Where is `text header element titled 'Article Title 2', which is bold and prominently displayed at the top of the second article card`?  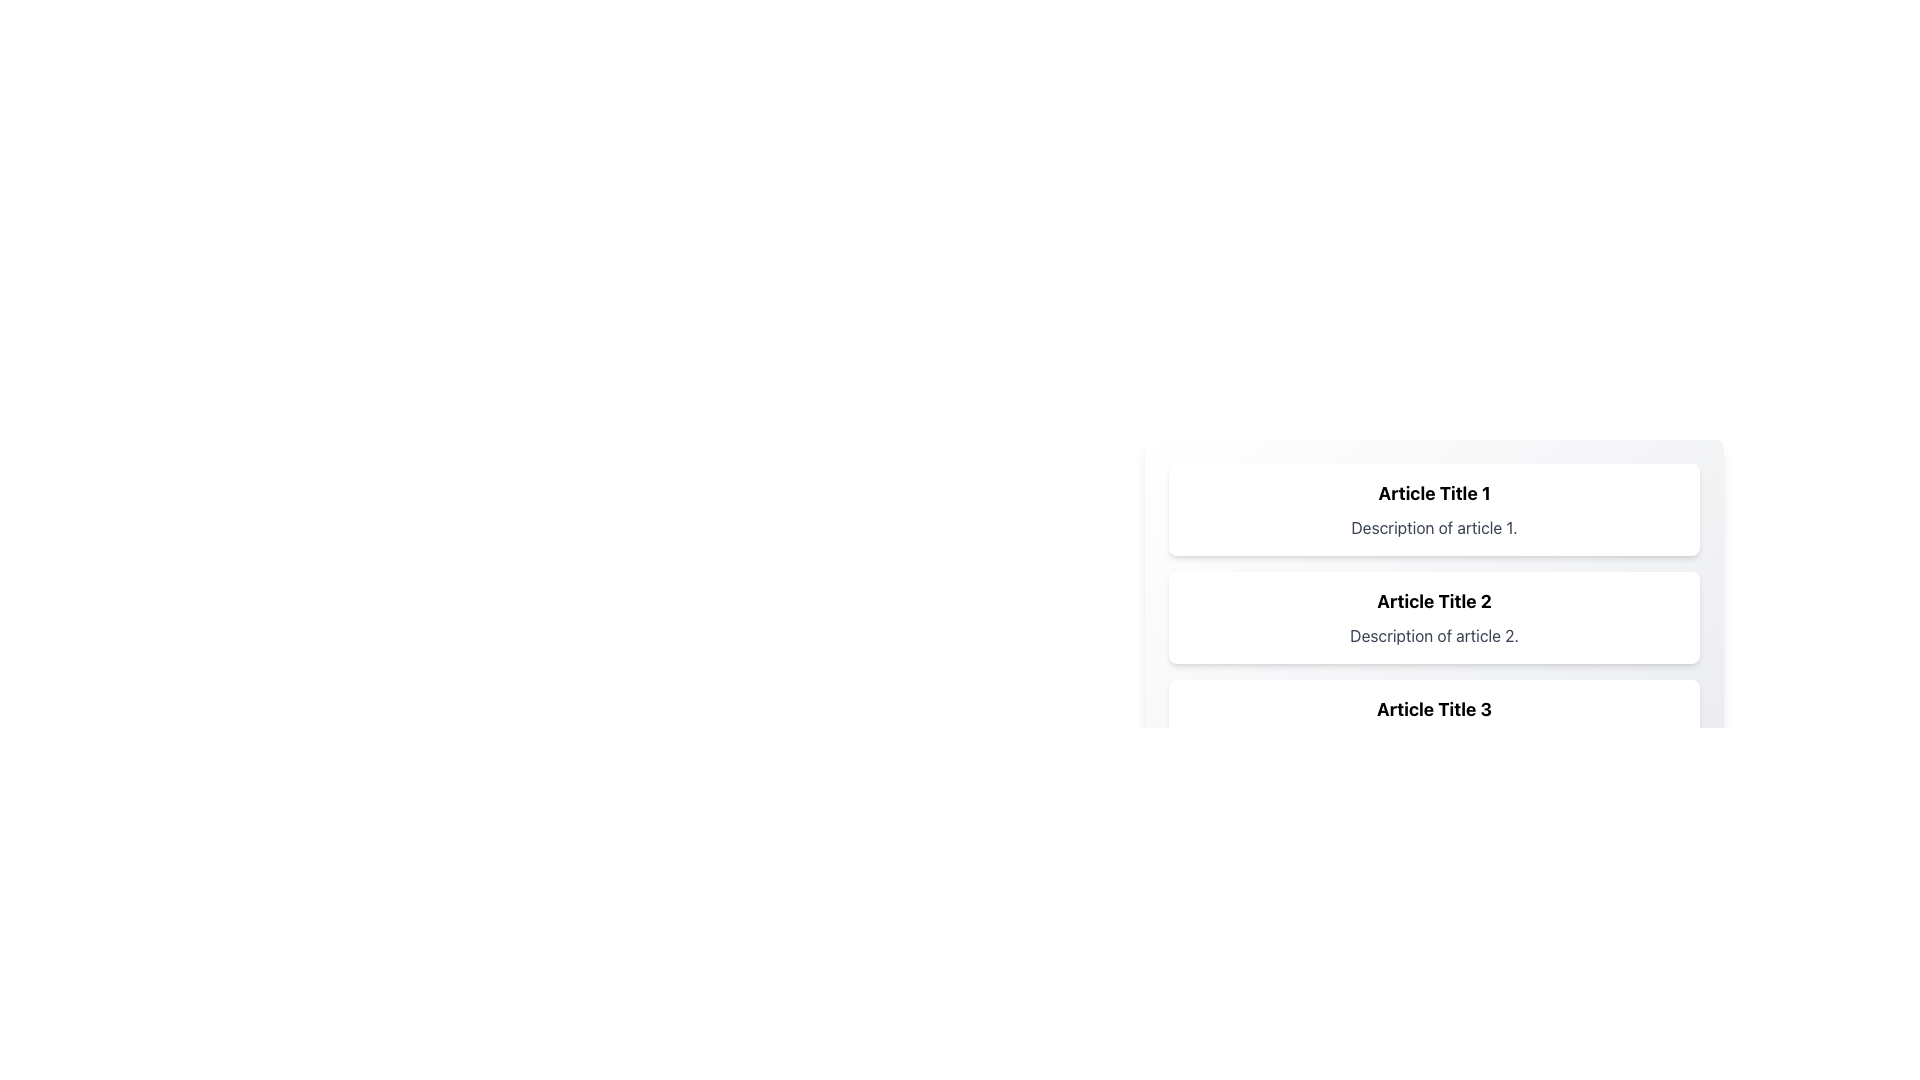 text header element titled 'Article Title 2', which is bold and prominently displayed at the top of the second article card is located at coordinates (1433, 600).